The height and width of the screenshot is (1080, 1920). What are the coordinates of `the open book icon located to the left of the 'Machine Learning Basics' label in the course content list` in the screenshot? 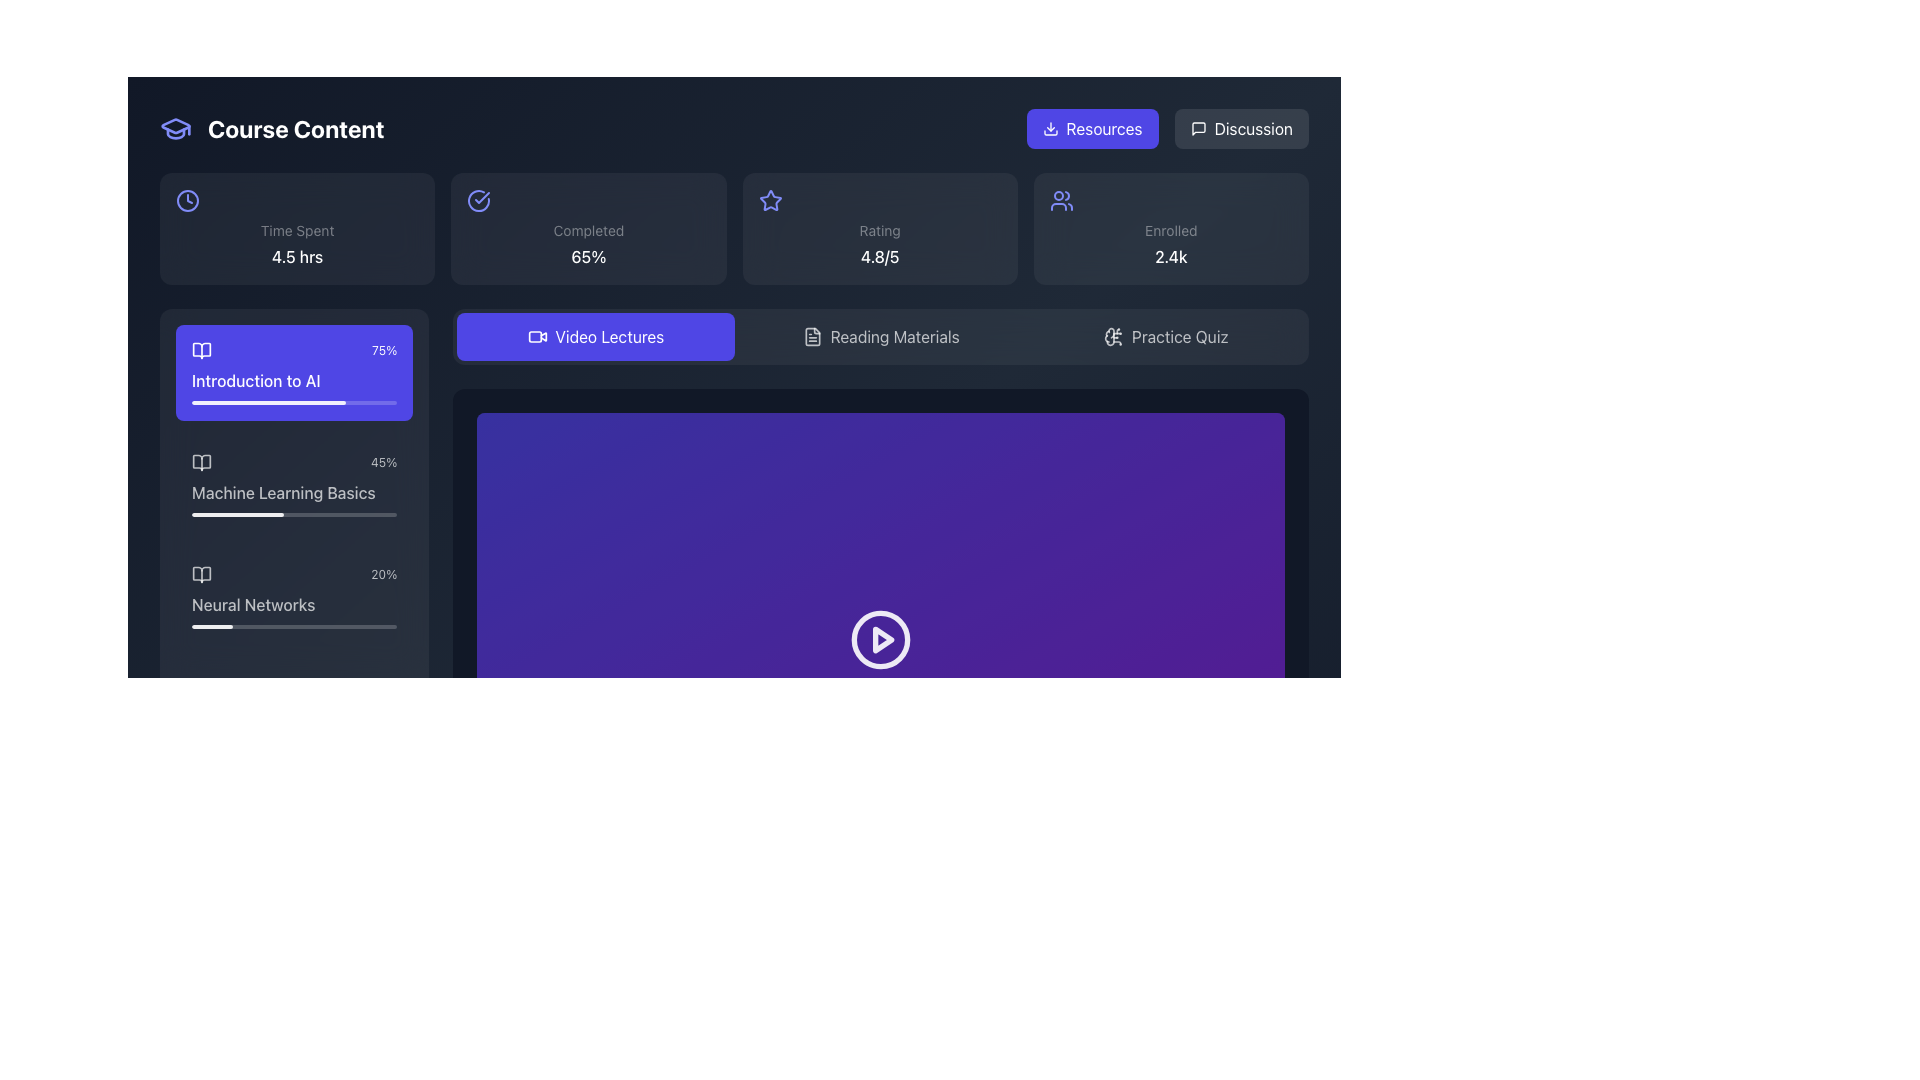 It's located at (201, 462).